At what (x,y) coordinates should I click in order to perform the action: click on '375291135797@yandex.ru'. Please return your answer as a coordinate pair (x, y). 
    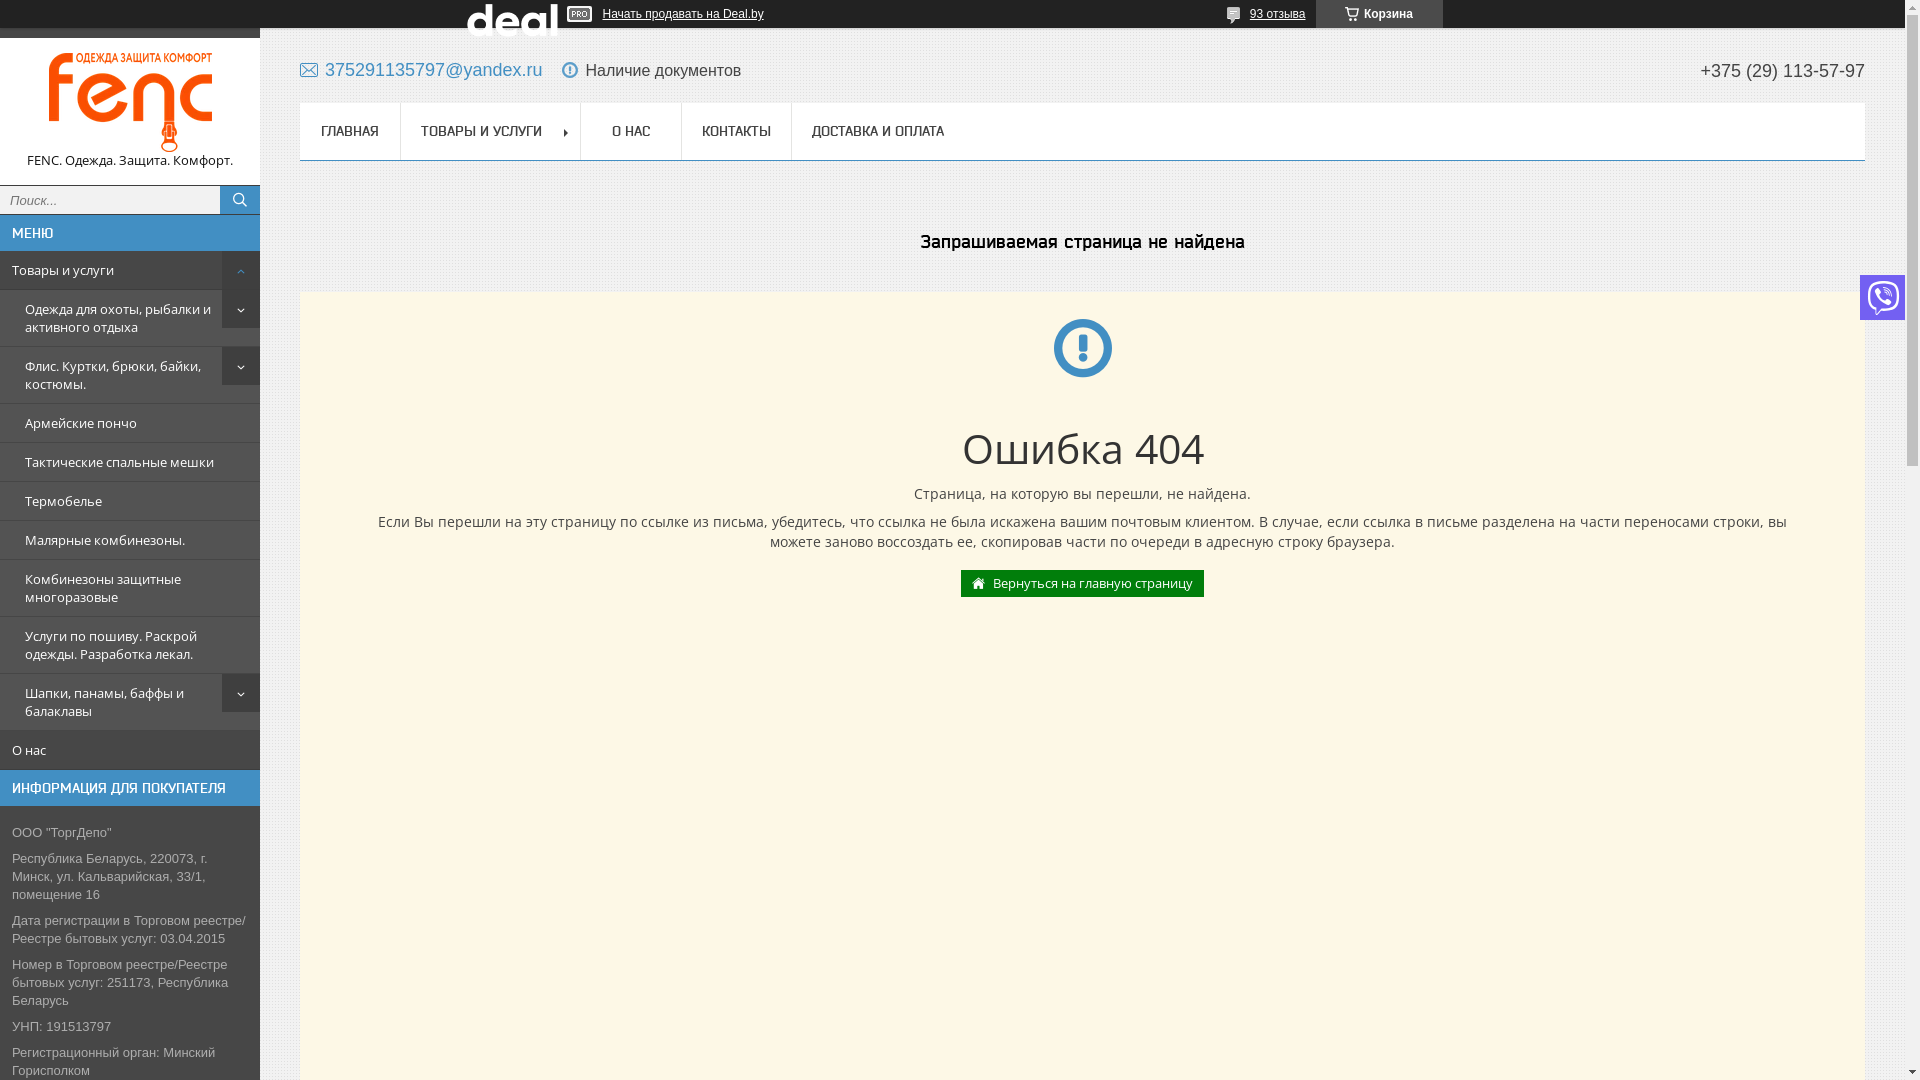
    Looking at the image, I should click on (420, 68).